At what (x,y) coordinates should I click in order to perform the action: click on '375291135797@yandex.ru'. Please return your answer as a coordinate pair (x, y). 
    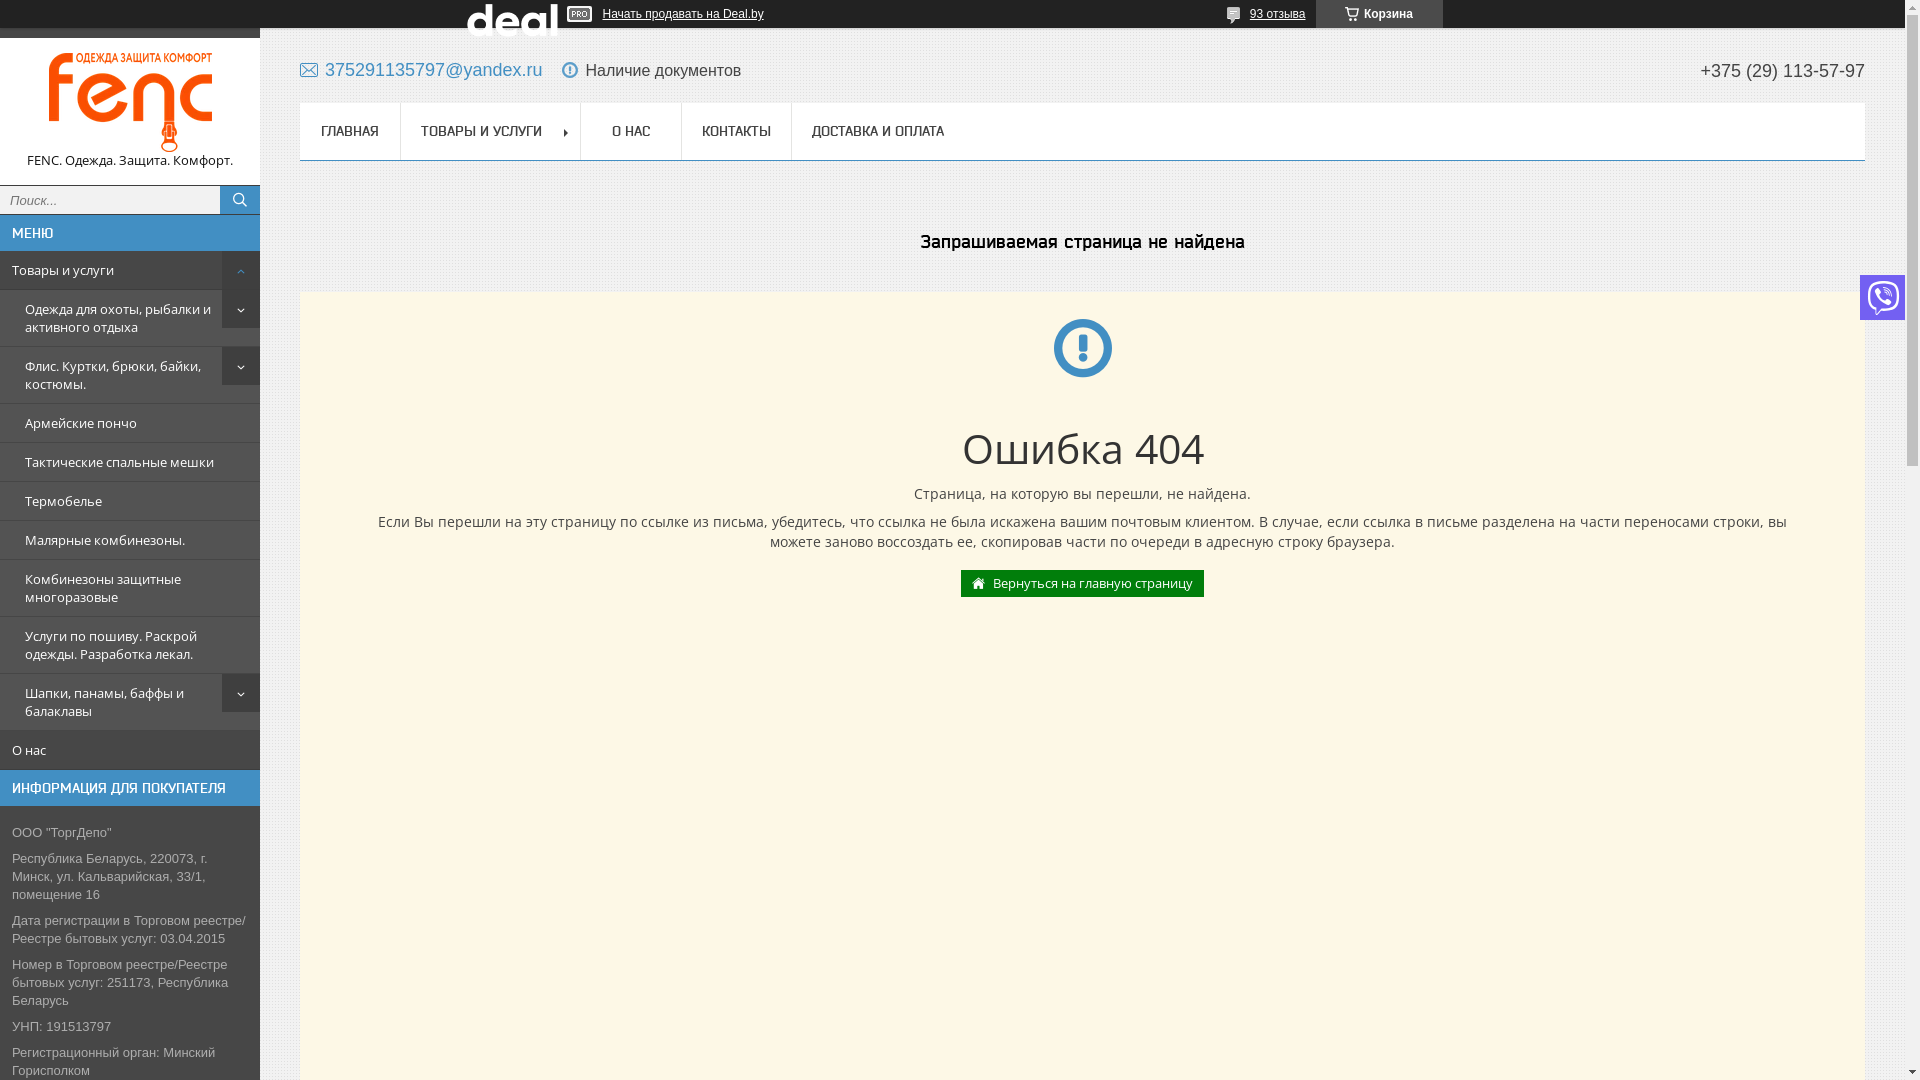
    Looking at the image, I should click on (420, 68).